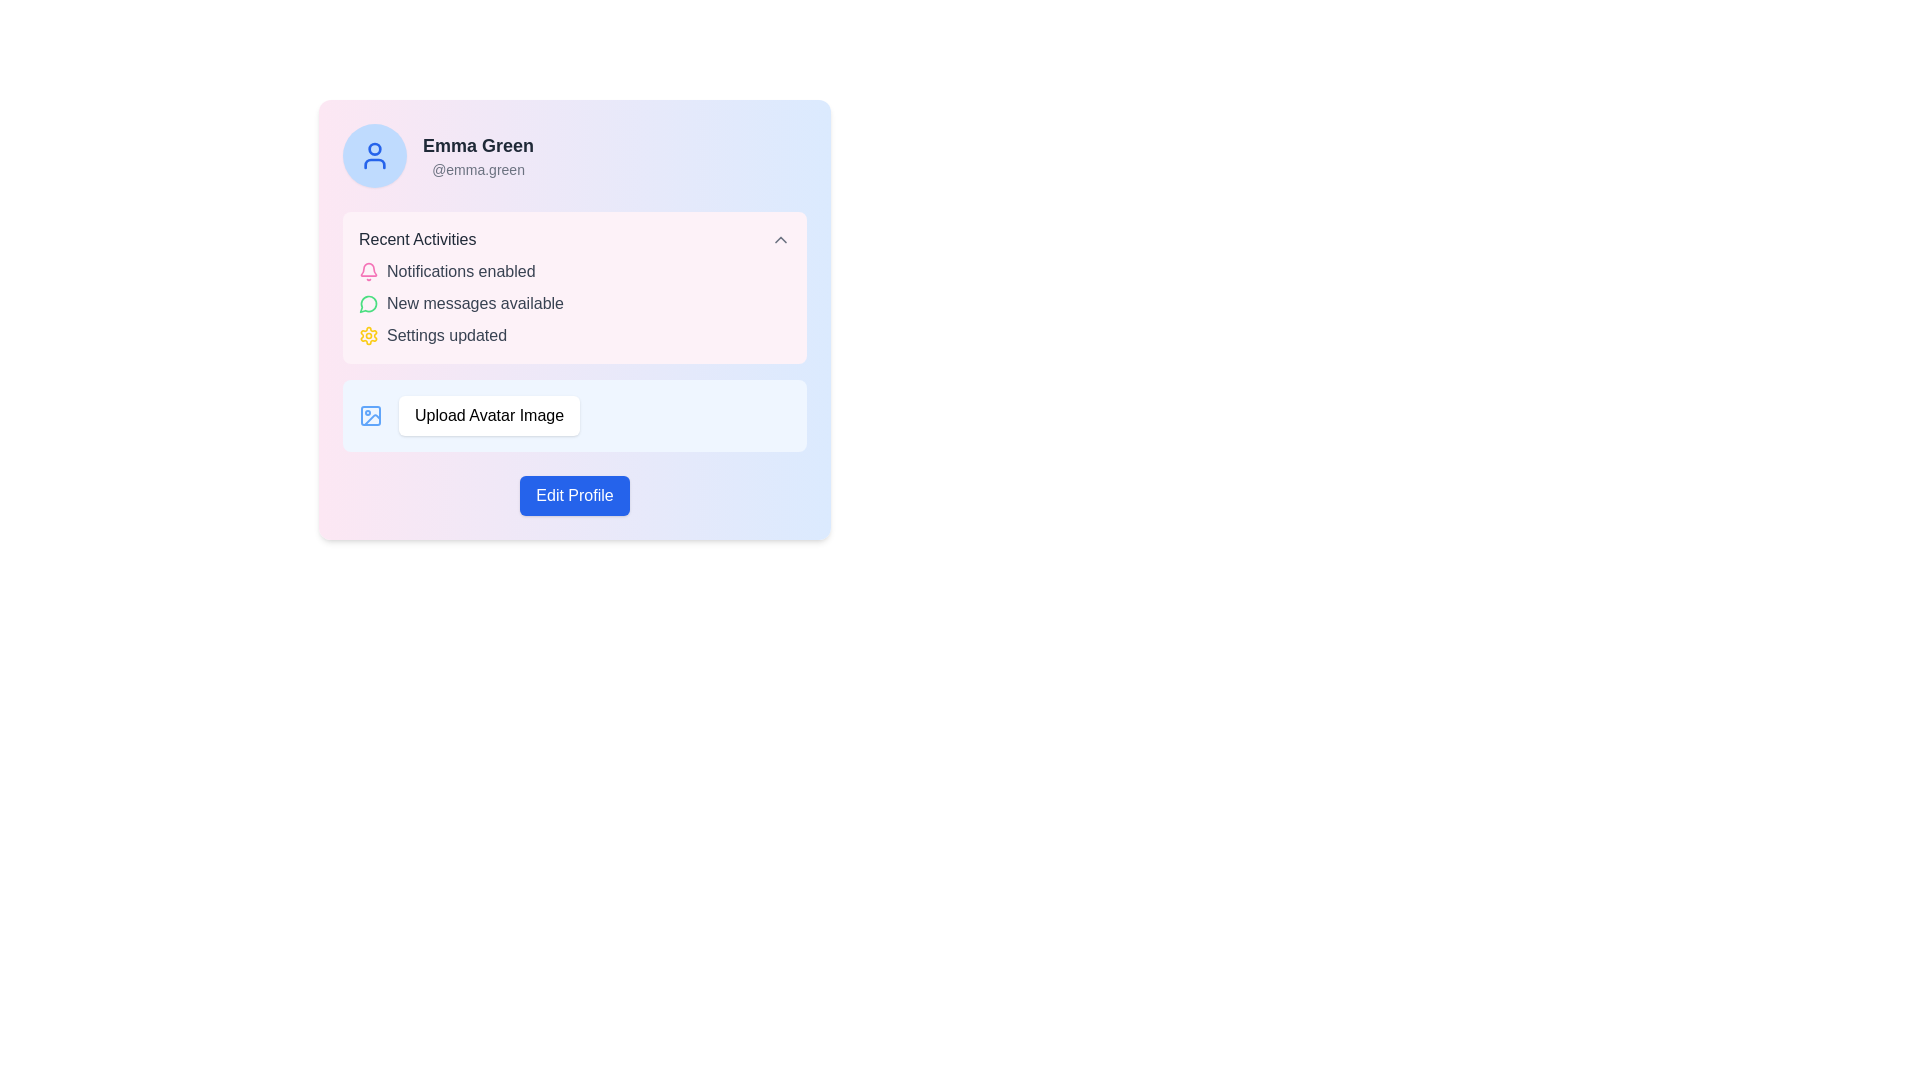 The height and width of the screenshot is (1080, 1920). What do you see at coordinates (369, 304) in the screenshot?
I see `the circular message icon with a green border and transparent center, which features a speech bubble motif, located to the left of the text 'New messages available' in the 'Recent Activities' section` at bounding box center [369, 304].